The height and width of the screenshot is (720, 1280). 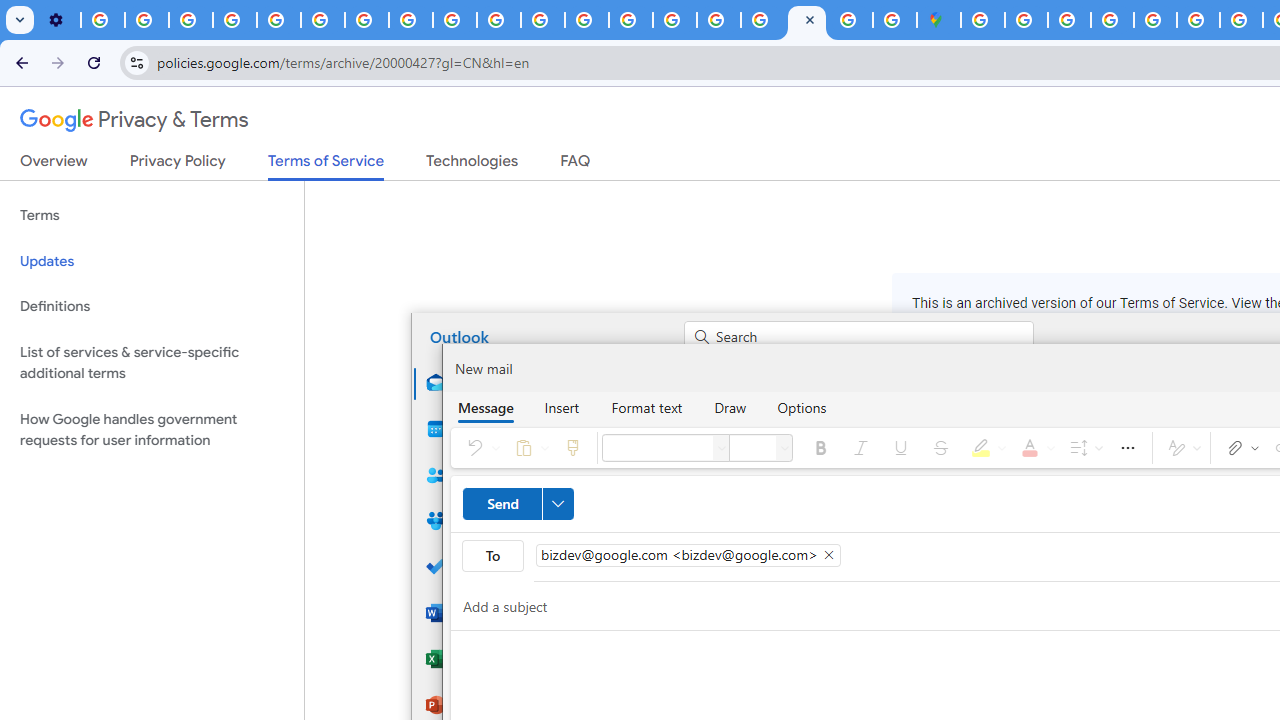 What do you see at coordinates (1082, 446) in the screenshot?
I see `'Spacing'` at bounding box center [1082, 446].